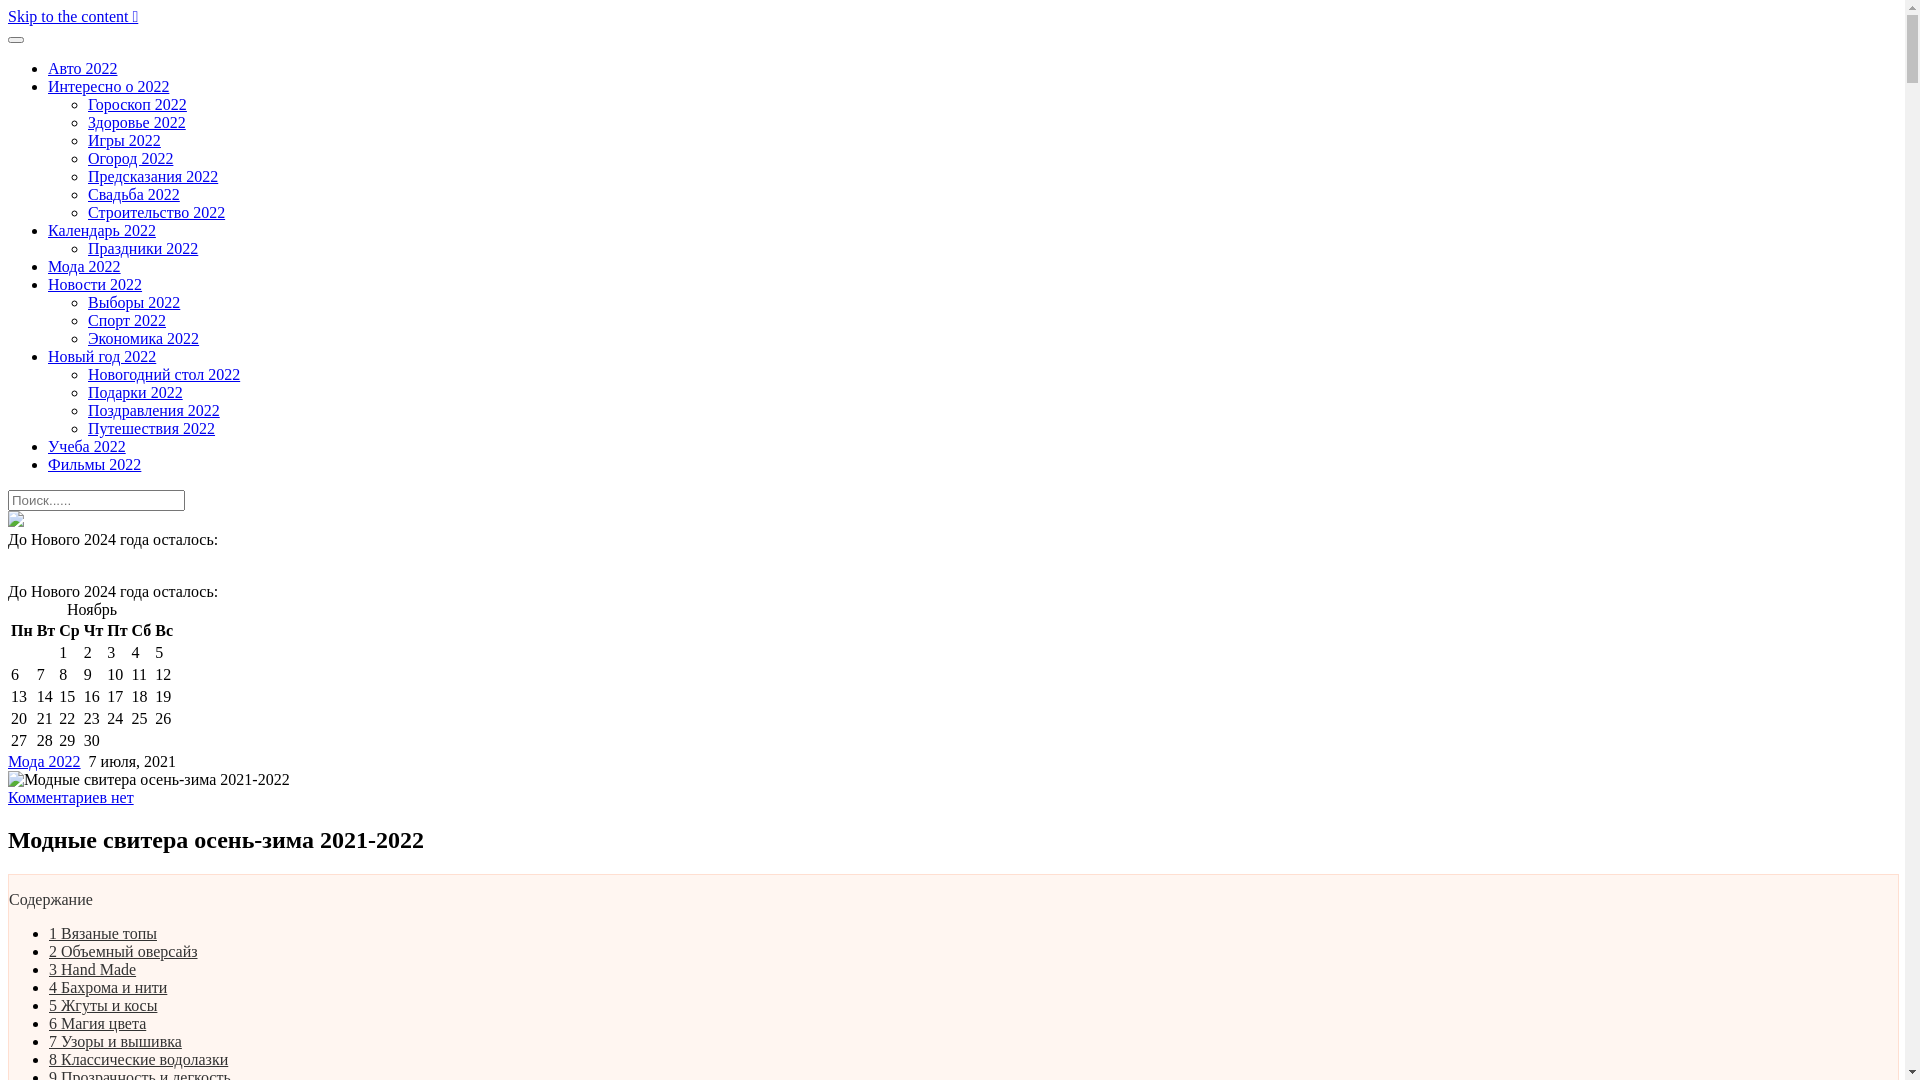 This screenshot has height=1080, width=1920. Describe the element at coordinates (91, 968) in the screenshot. I see `'3 Hand Made'` at that location.